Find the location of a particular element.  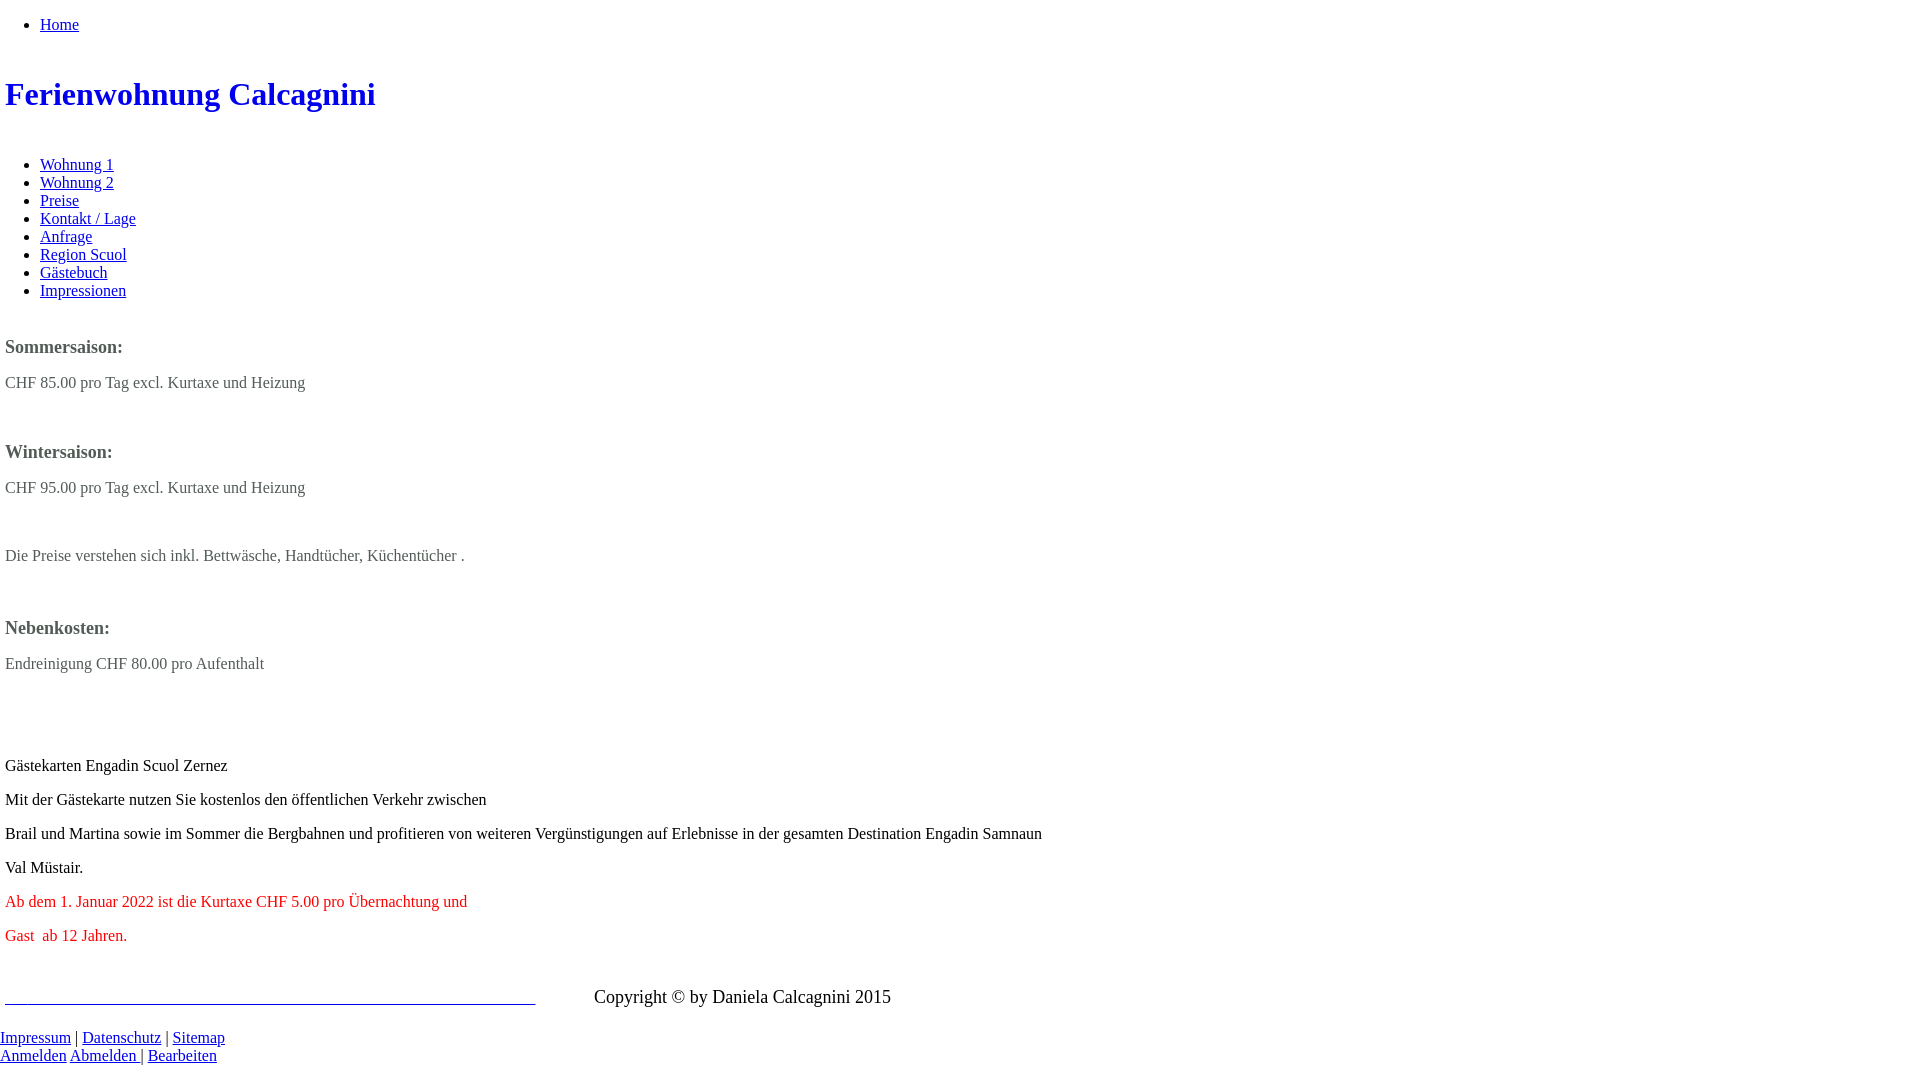

'Abmelden' is located at coordinates (104, 1054).